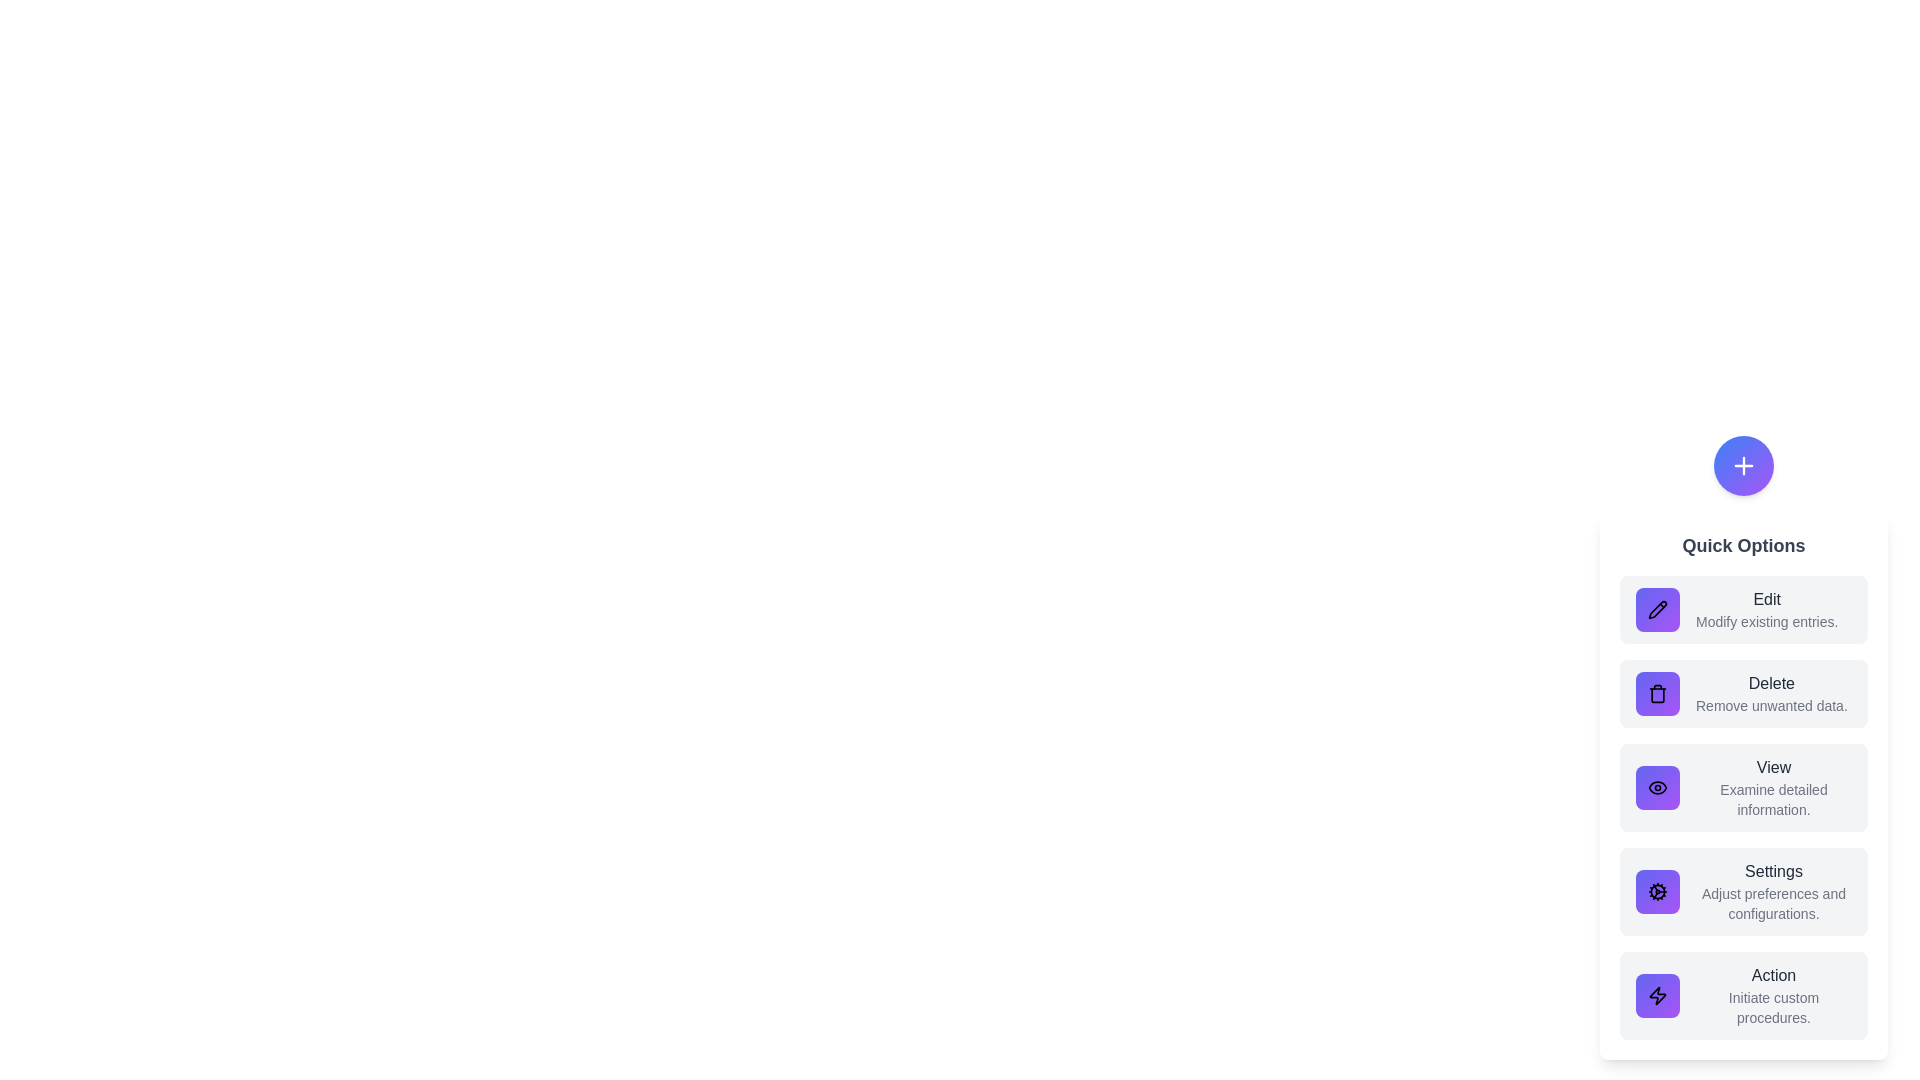 This screenshot has width=1920, height=1080. What do you see at coordinates (1742, 890) in the screenshot?
I see `the option Settings to observe its hover effect` at bounding box center [1742, 890].